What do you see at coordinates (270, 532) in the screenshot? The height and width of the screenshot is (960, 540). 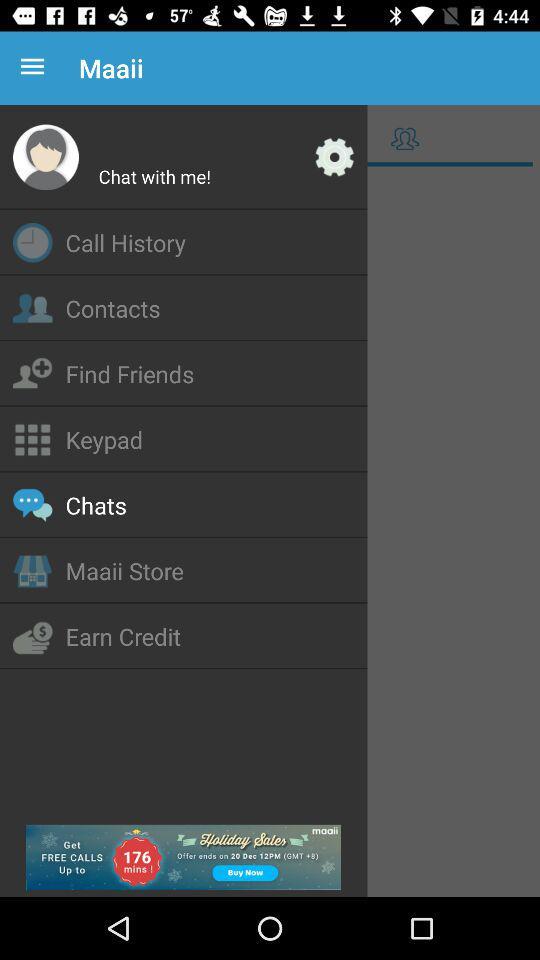 I see `menu` at bounding box center [270, 532].